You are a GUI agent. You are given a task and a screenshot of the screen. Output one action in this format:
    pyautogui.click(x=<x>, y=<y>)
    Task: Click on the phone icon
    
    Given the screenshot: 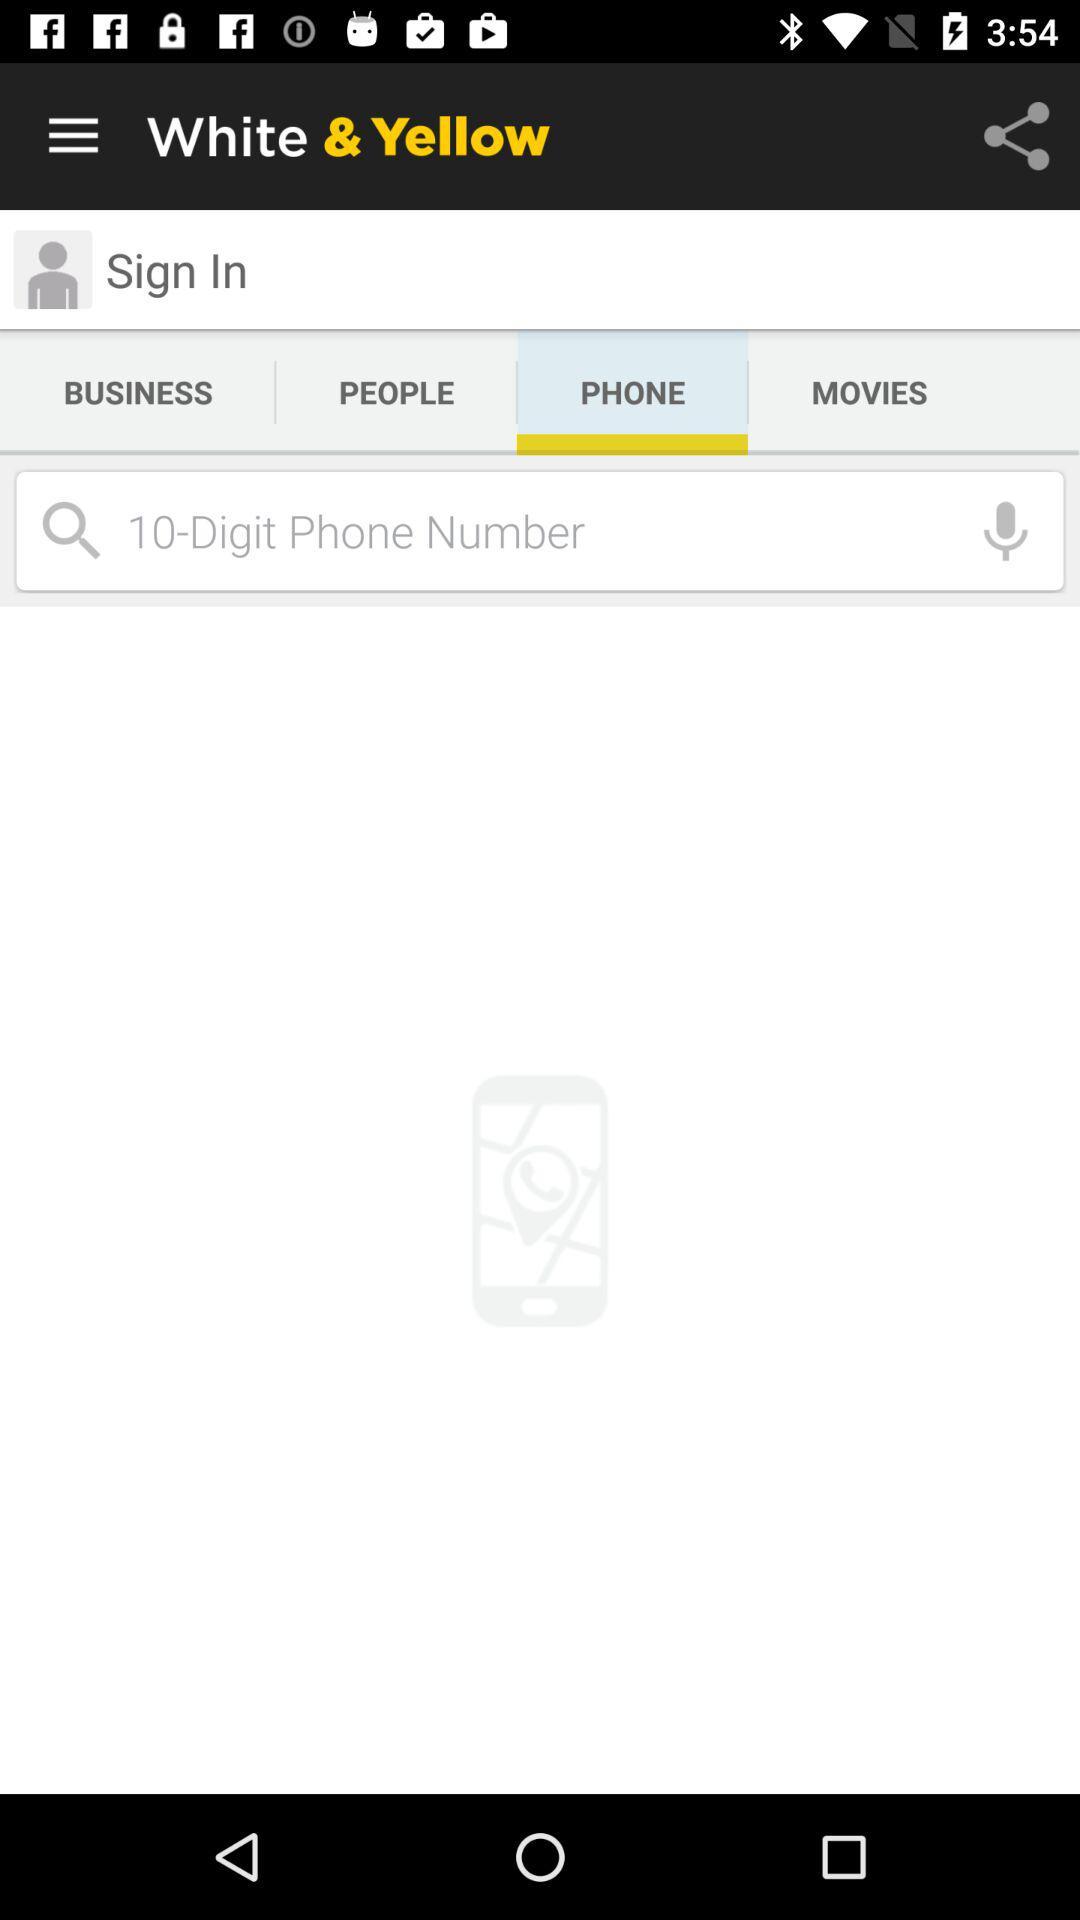 What is the action you would take?
    pyautogui.click(x=632, y=392)
    